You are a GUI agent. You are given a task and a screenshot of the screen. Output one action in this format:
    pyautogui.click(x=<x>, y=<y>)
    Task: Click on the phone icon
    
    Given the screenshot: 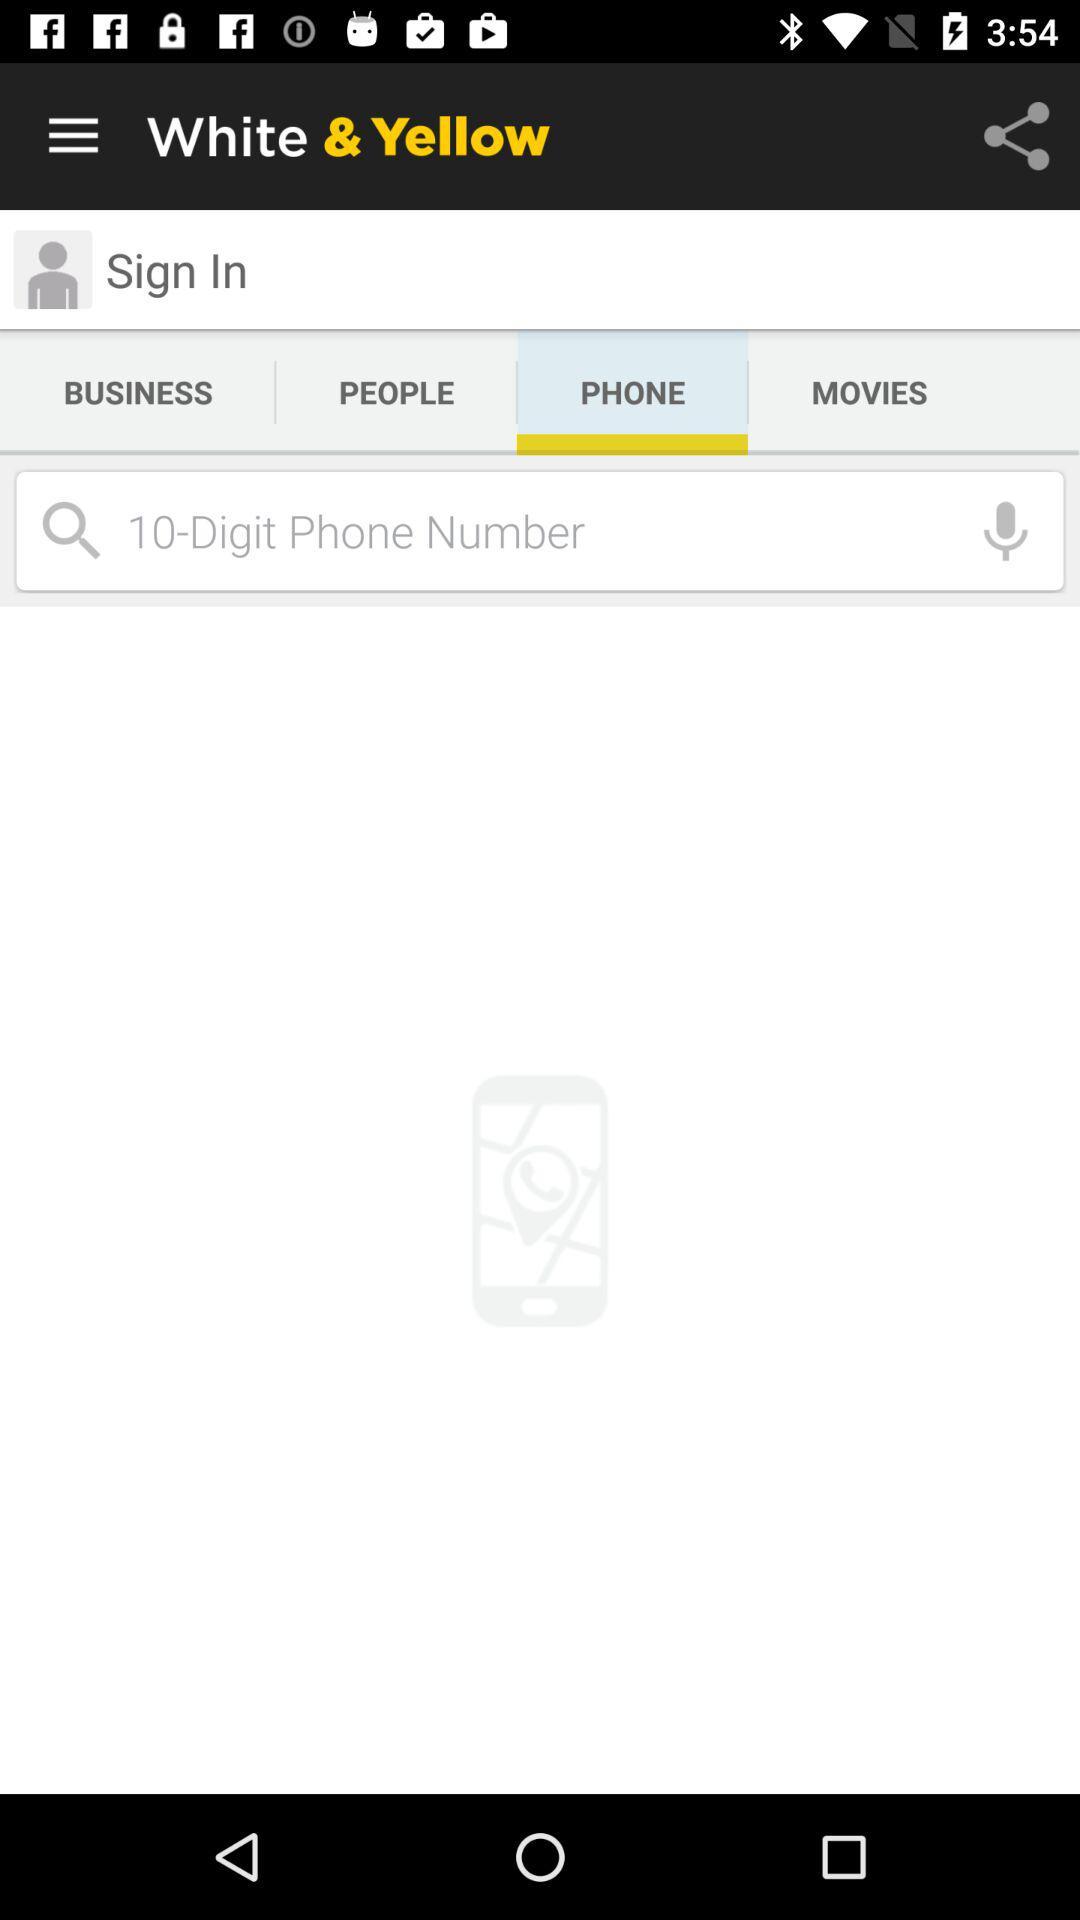 What is the action you would take?
    pyautogui.click(x=632, y=392)
    